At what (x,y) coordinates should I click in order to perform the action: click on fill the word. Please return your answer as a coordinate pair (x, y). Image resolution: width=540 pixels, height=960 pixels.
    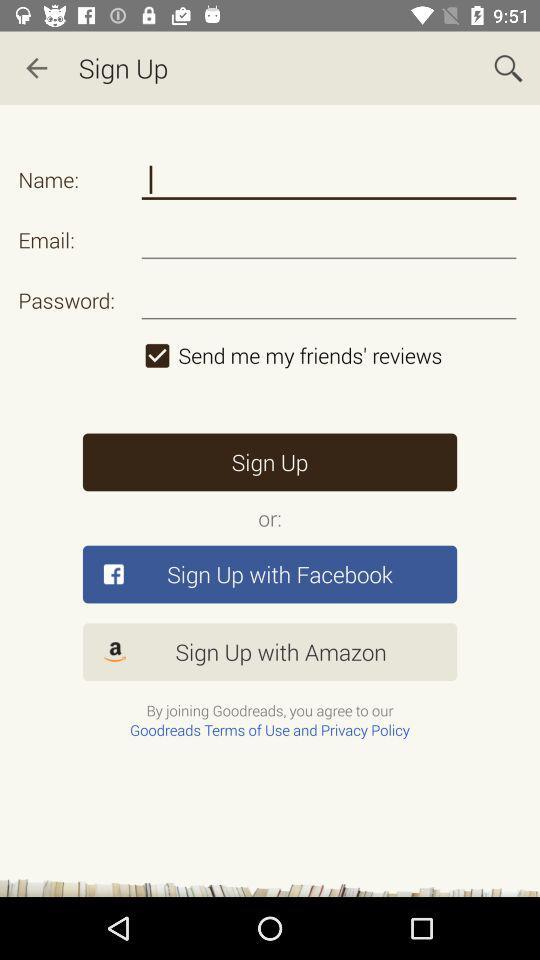
    Looking at the image, I should click on (329, 179).